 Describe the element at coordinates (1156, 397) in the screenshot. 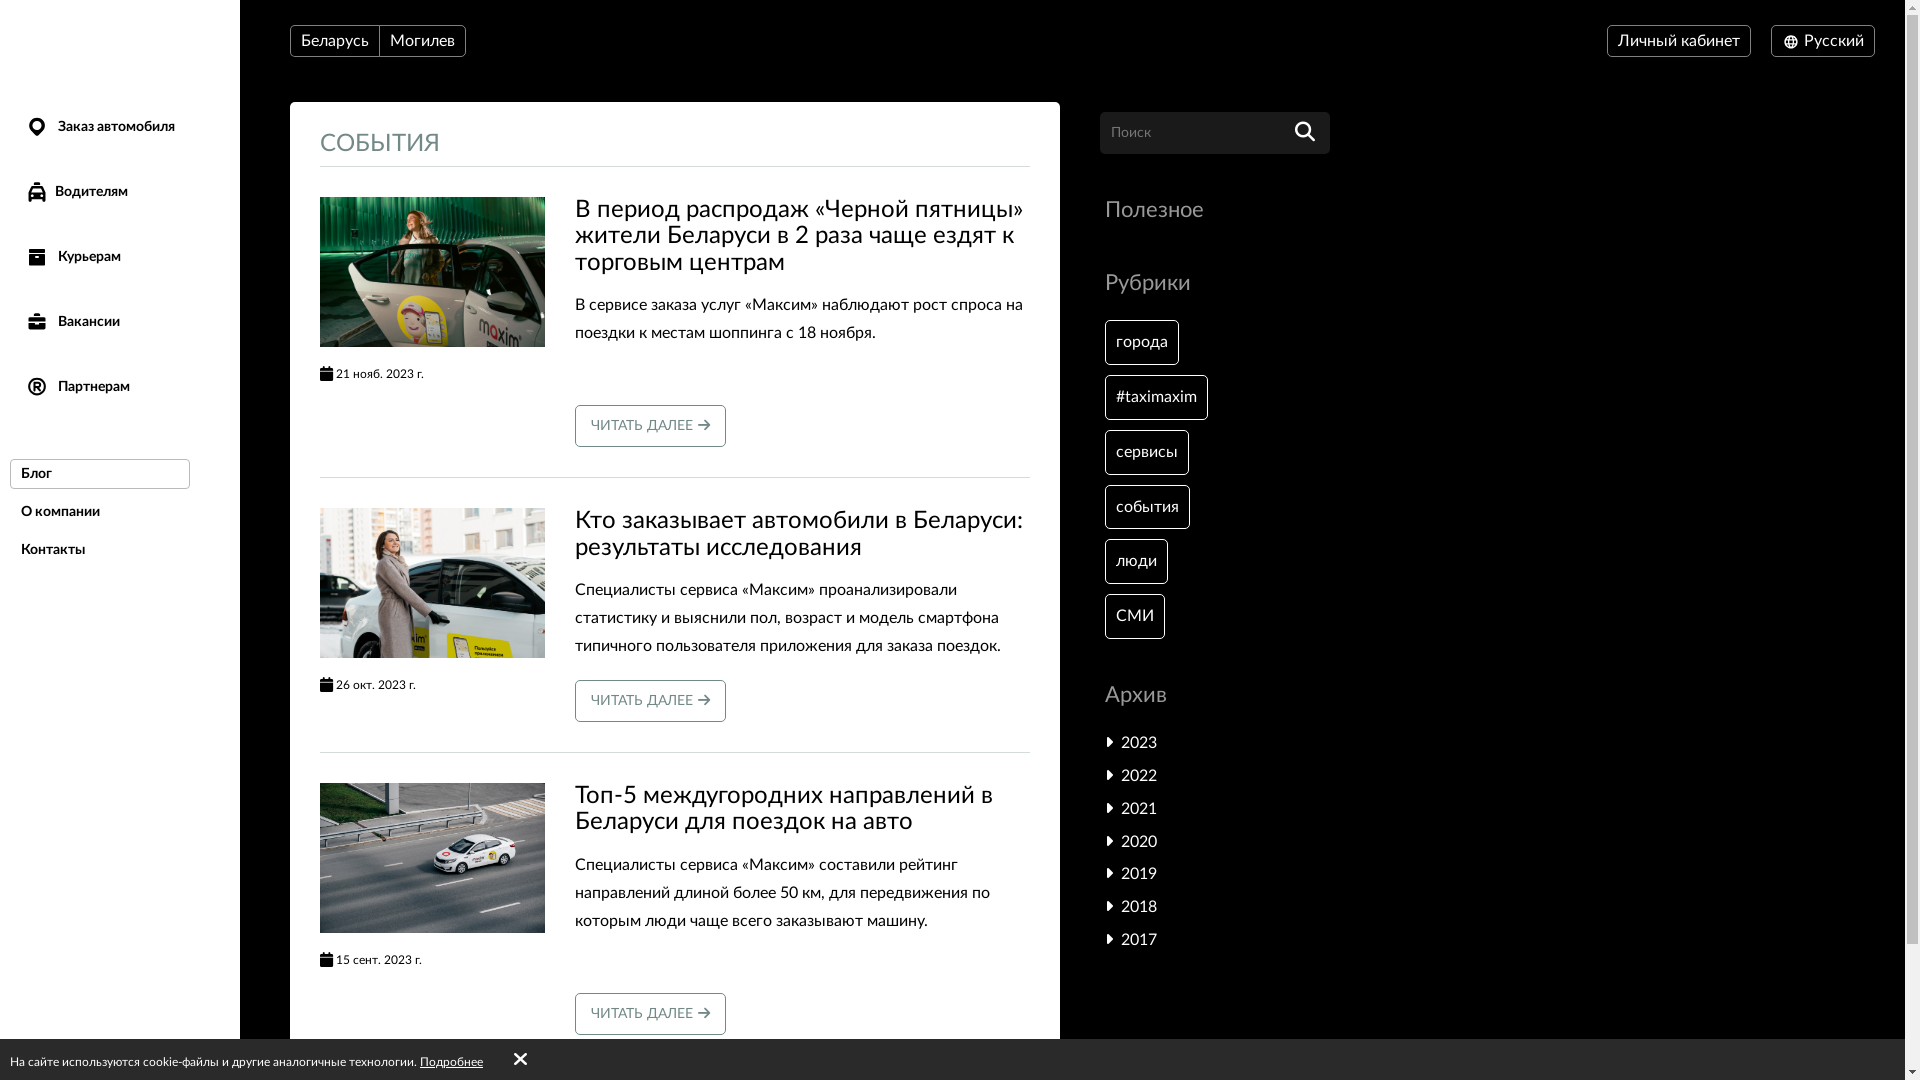

I see `'#taximaxim'` at that location.